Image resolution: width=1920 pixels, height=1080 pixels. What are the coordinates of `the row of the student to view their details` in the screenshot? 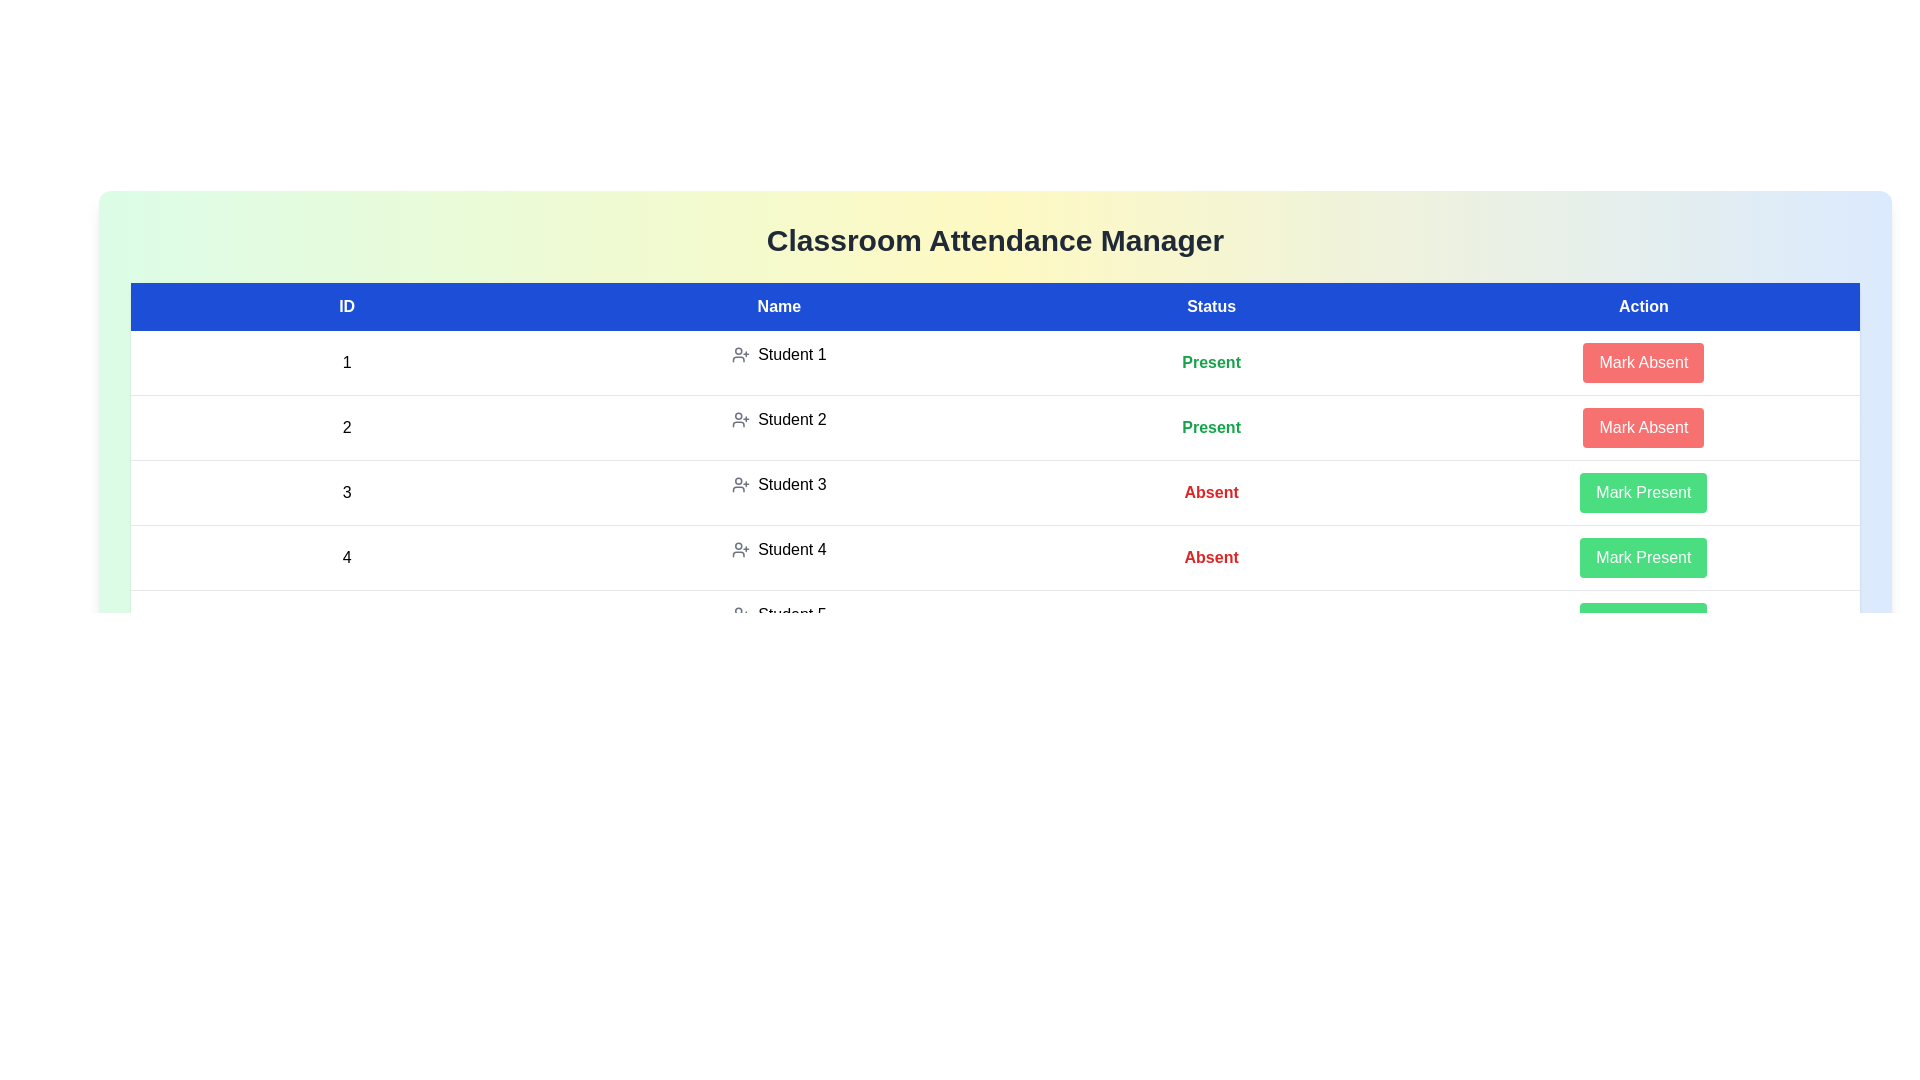 It's located at (347, 363).